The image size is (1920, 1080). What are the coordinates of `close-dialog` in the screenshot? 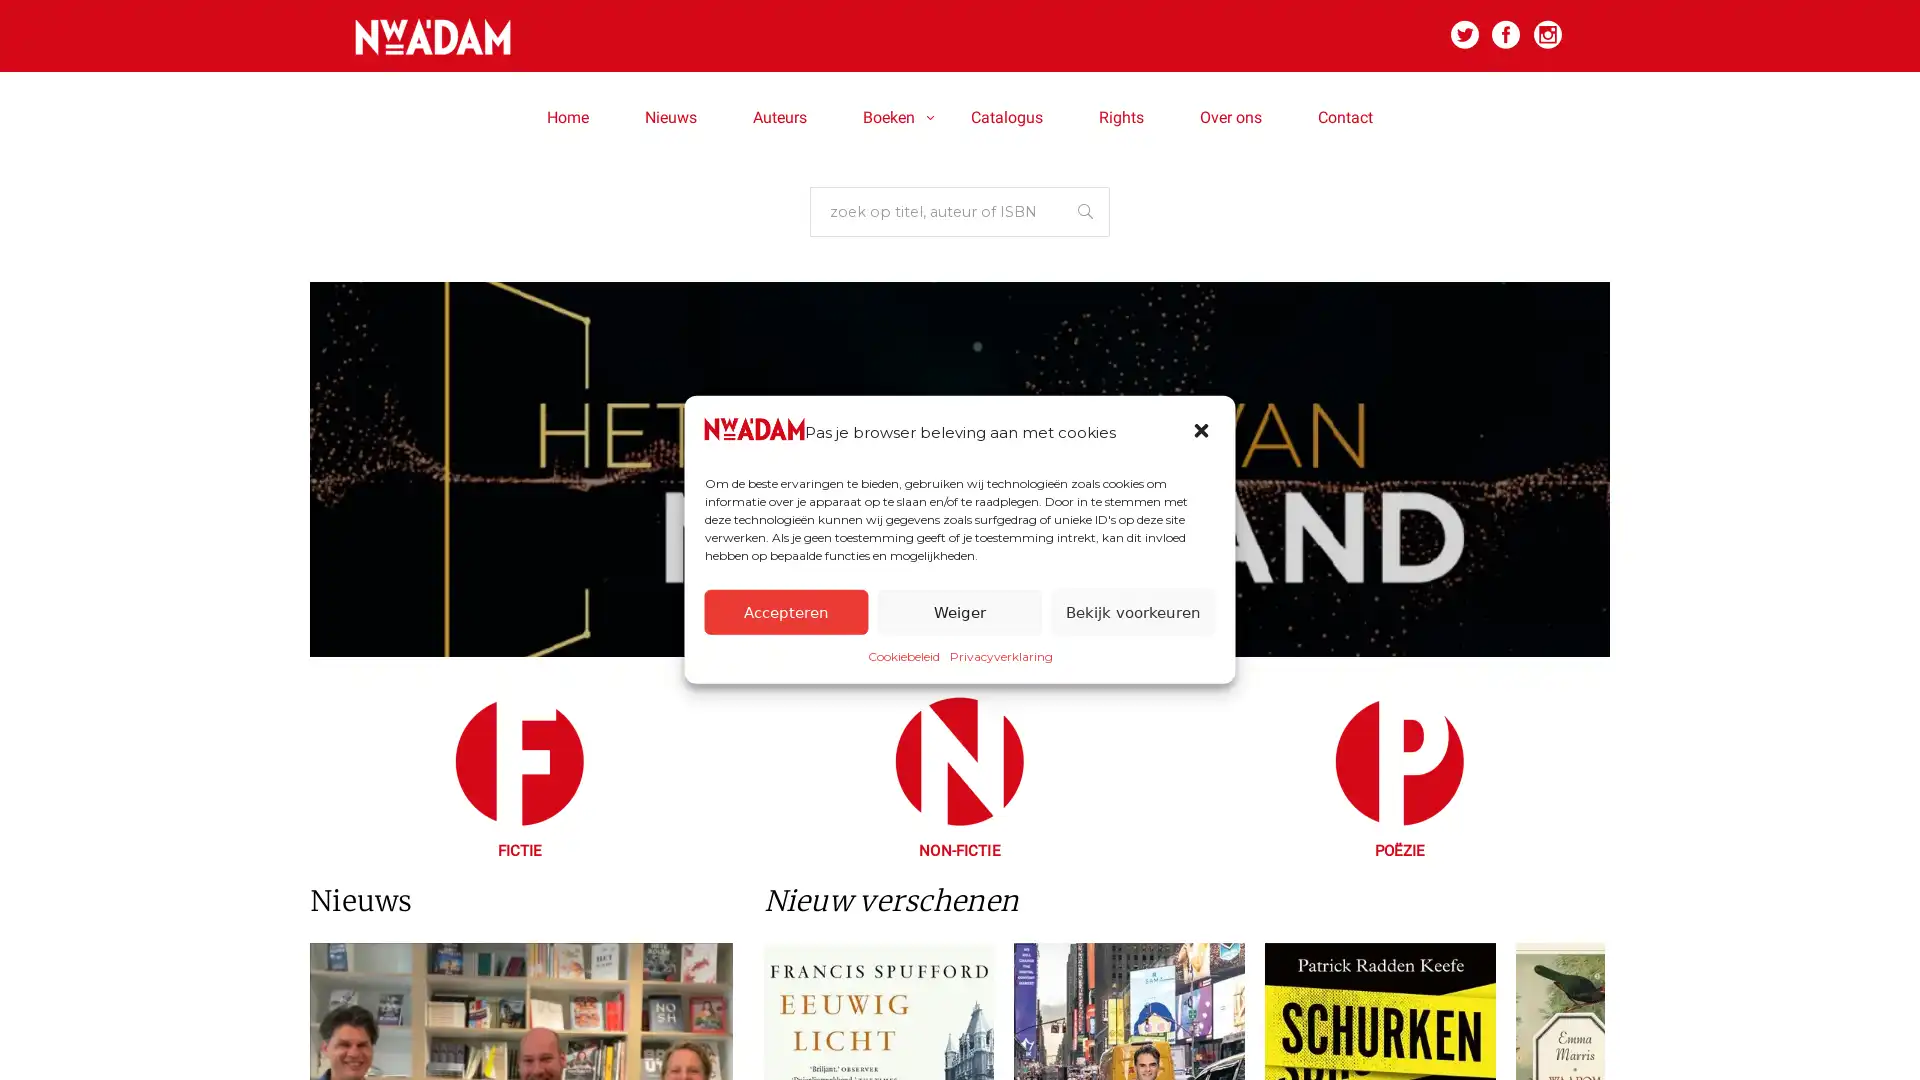 It's located at (1202, 431).